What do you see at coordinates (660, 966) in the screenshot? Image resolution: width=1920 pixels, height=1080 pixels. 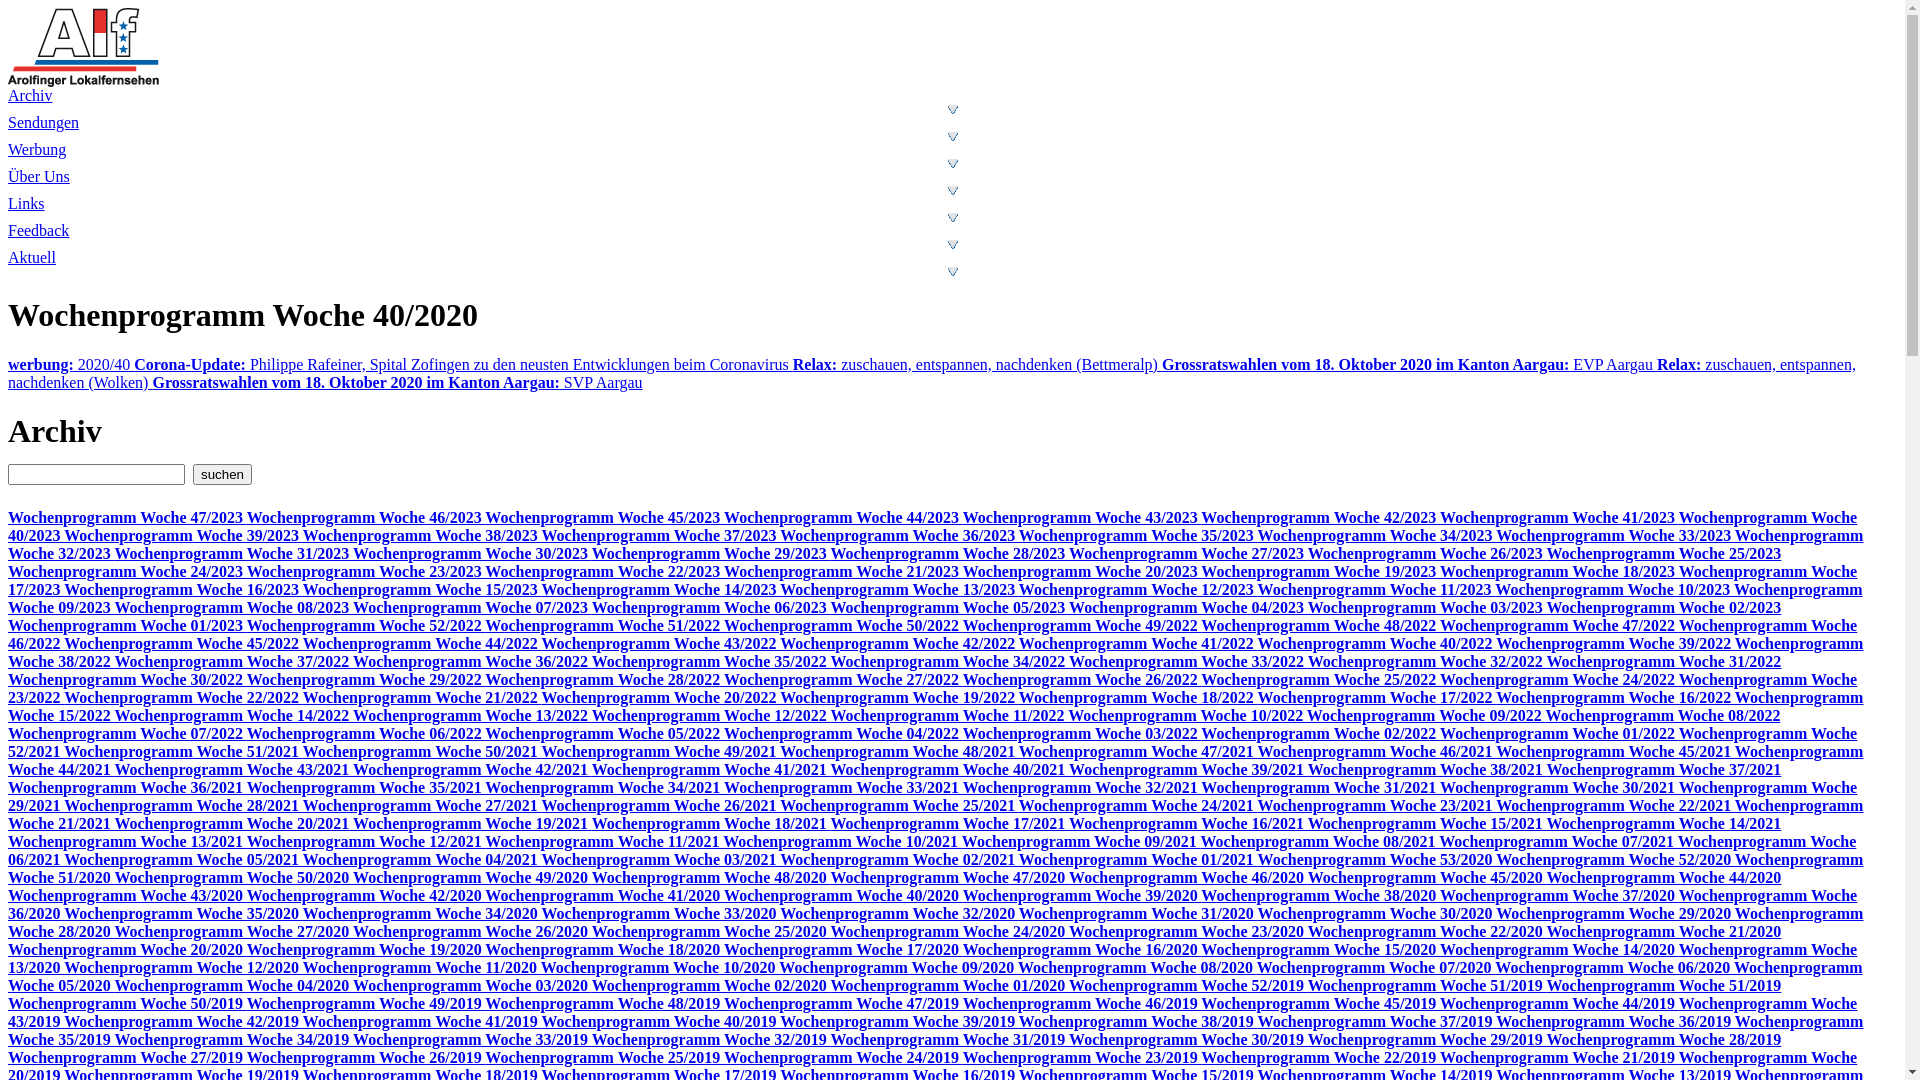 I see `'Wochenprogramm Woche 10/2020'` at bounding box center [660, 966].